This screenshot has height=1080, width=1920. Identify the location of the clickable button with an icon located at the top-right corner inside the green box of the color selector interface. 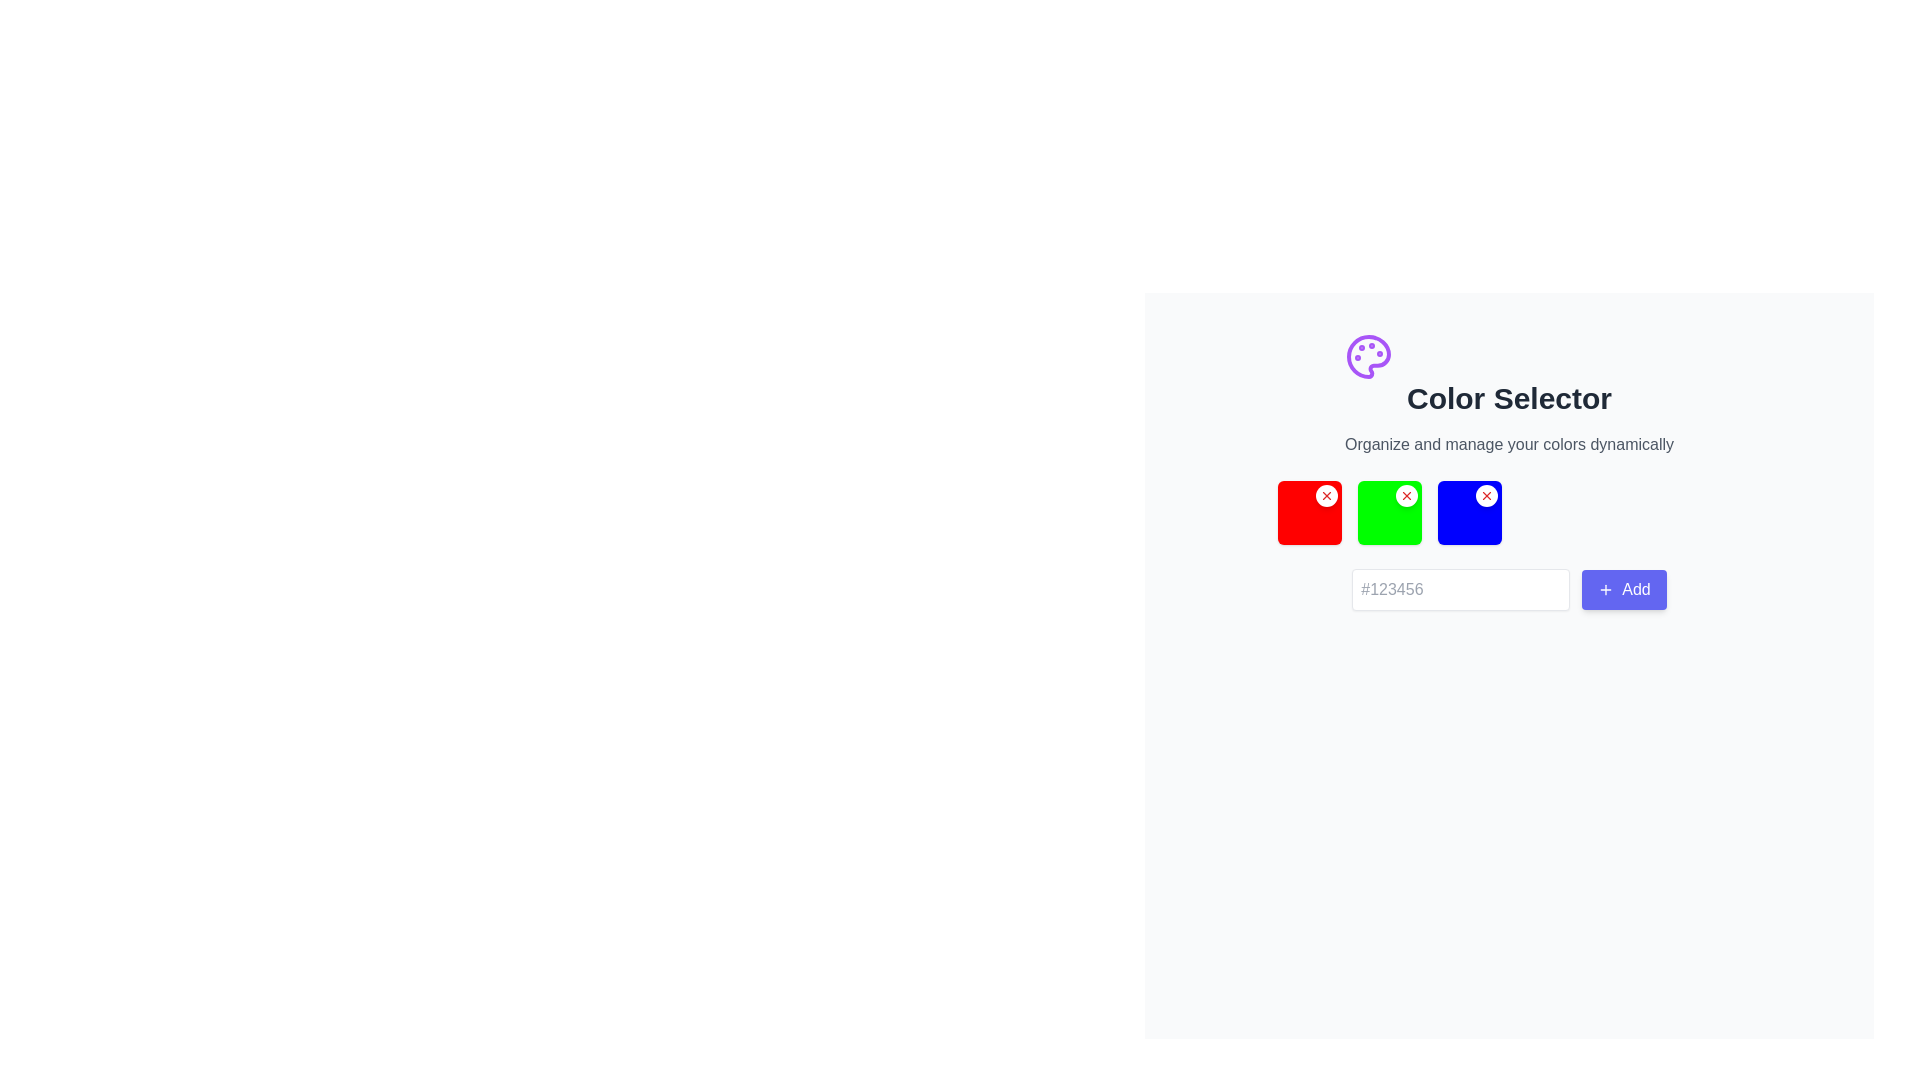
(1405, 495).